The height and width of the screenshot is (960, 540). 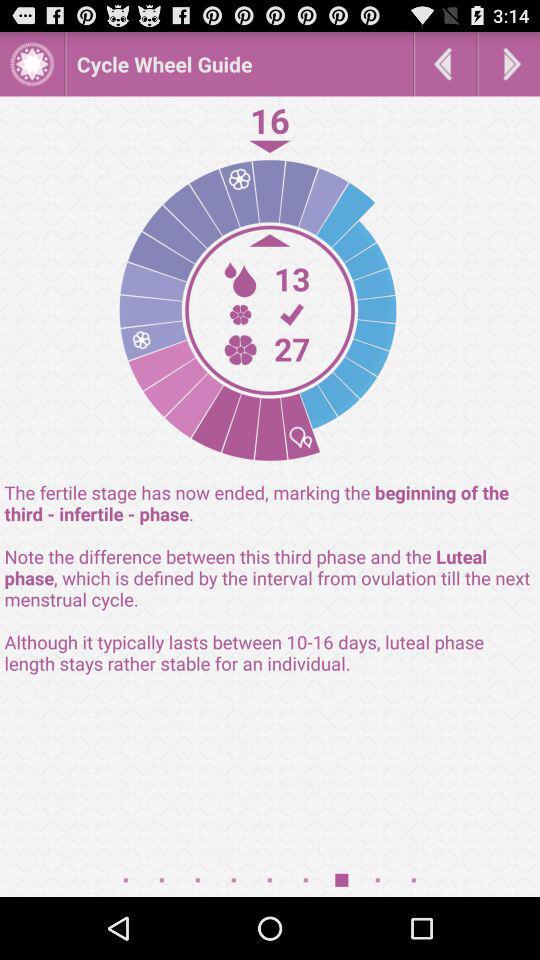 I want to click on image, so click(x=31, y=63).